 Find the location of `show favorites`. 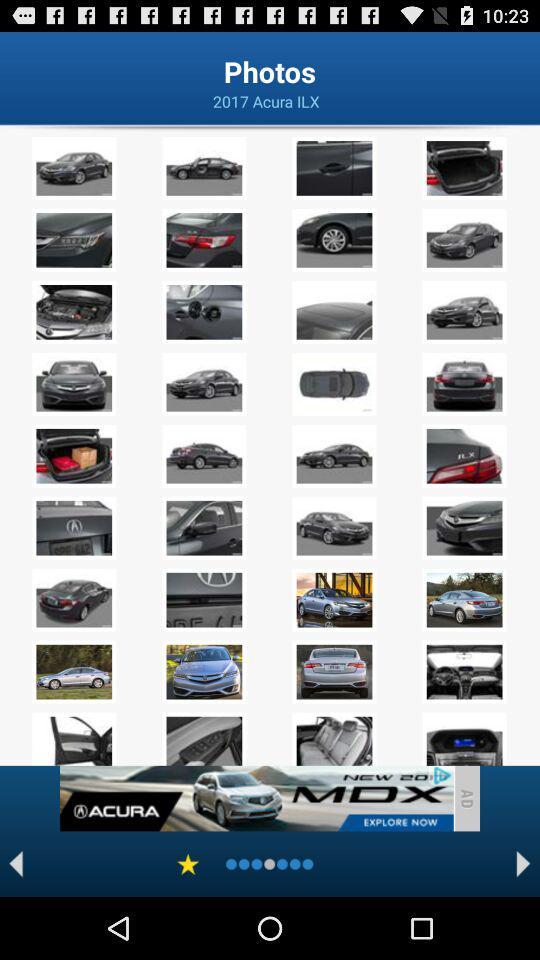

show favorites is located at coordinates (188, 863).